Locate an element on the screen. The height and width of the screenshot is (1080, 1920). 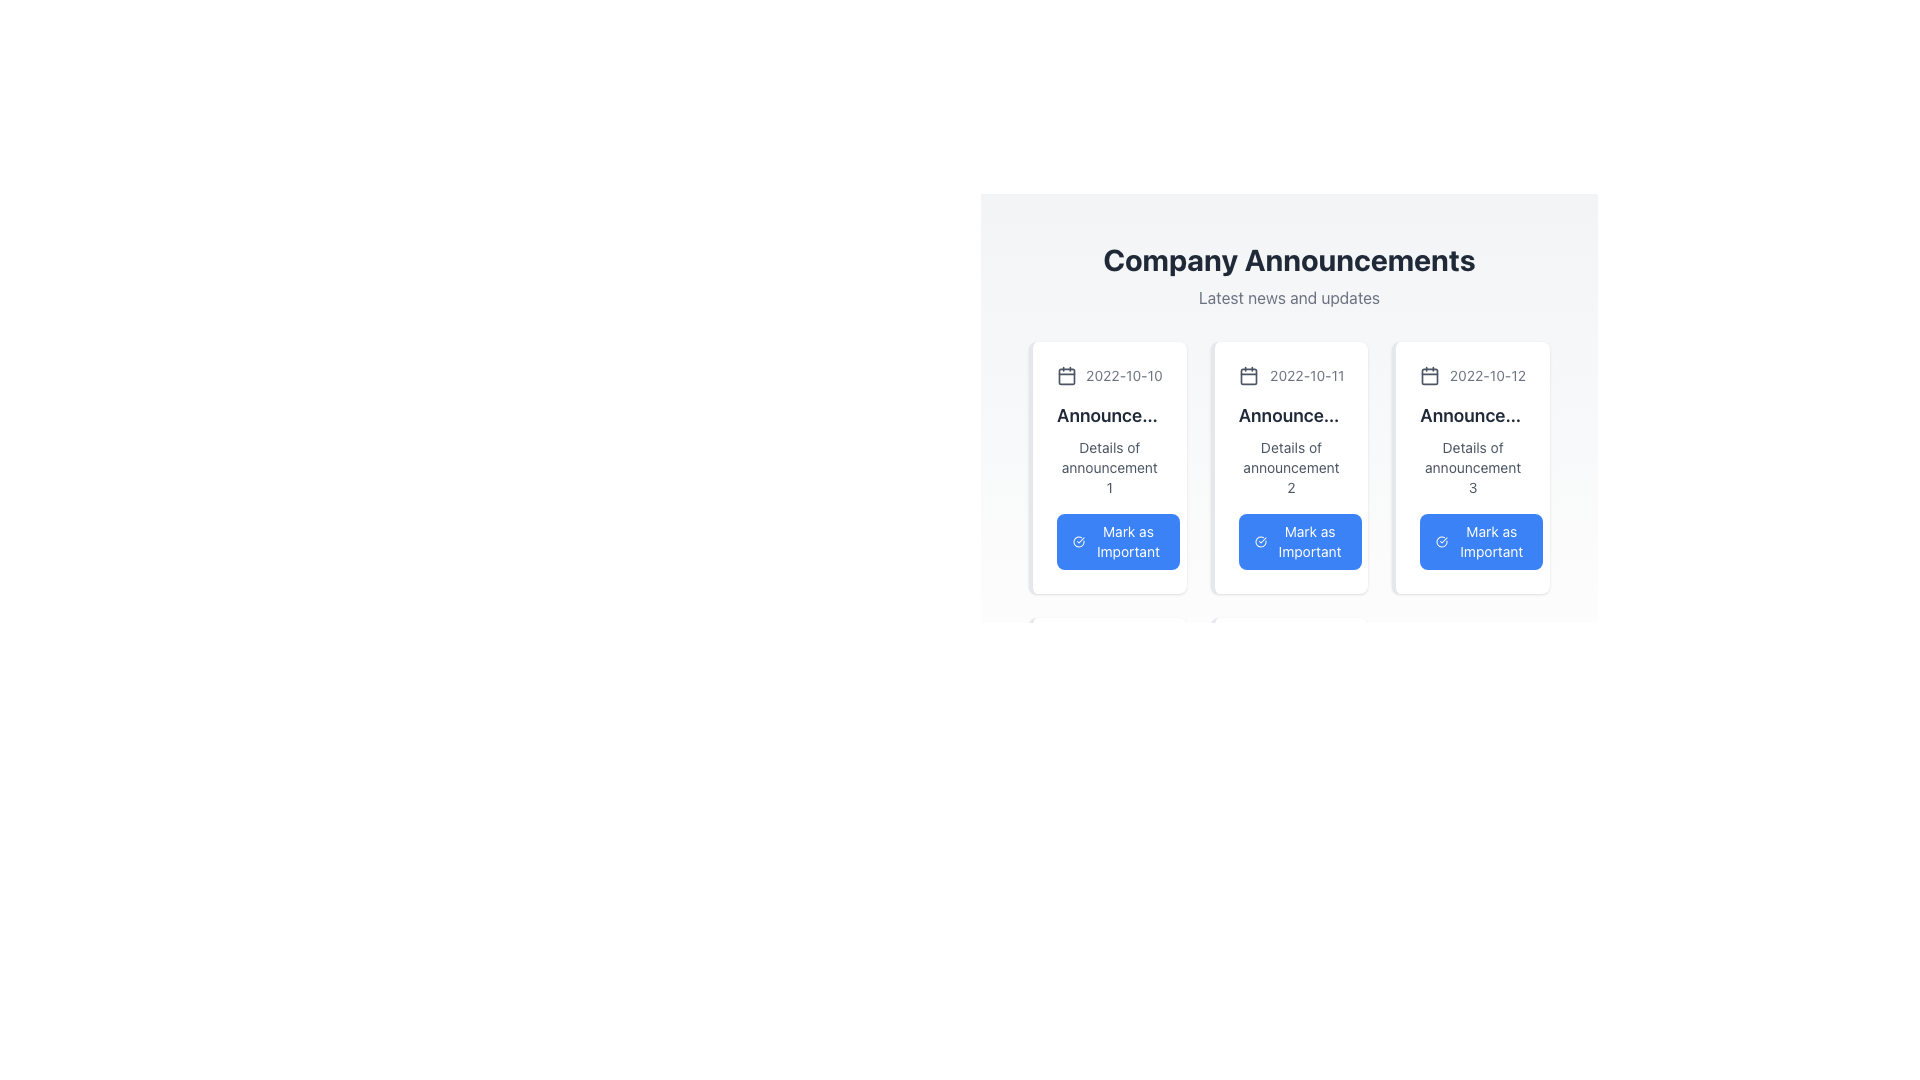
the text element displaying 'Details of announcement 1', which is styled in a smaller, gray font and located below the 'Announcement 1' title is located at coordinates (1108, 467).